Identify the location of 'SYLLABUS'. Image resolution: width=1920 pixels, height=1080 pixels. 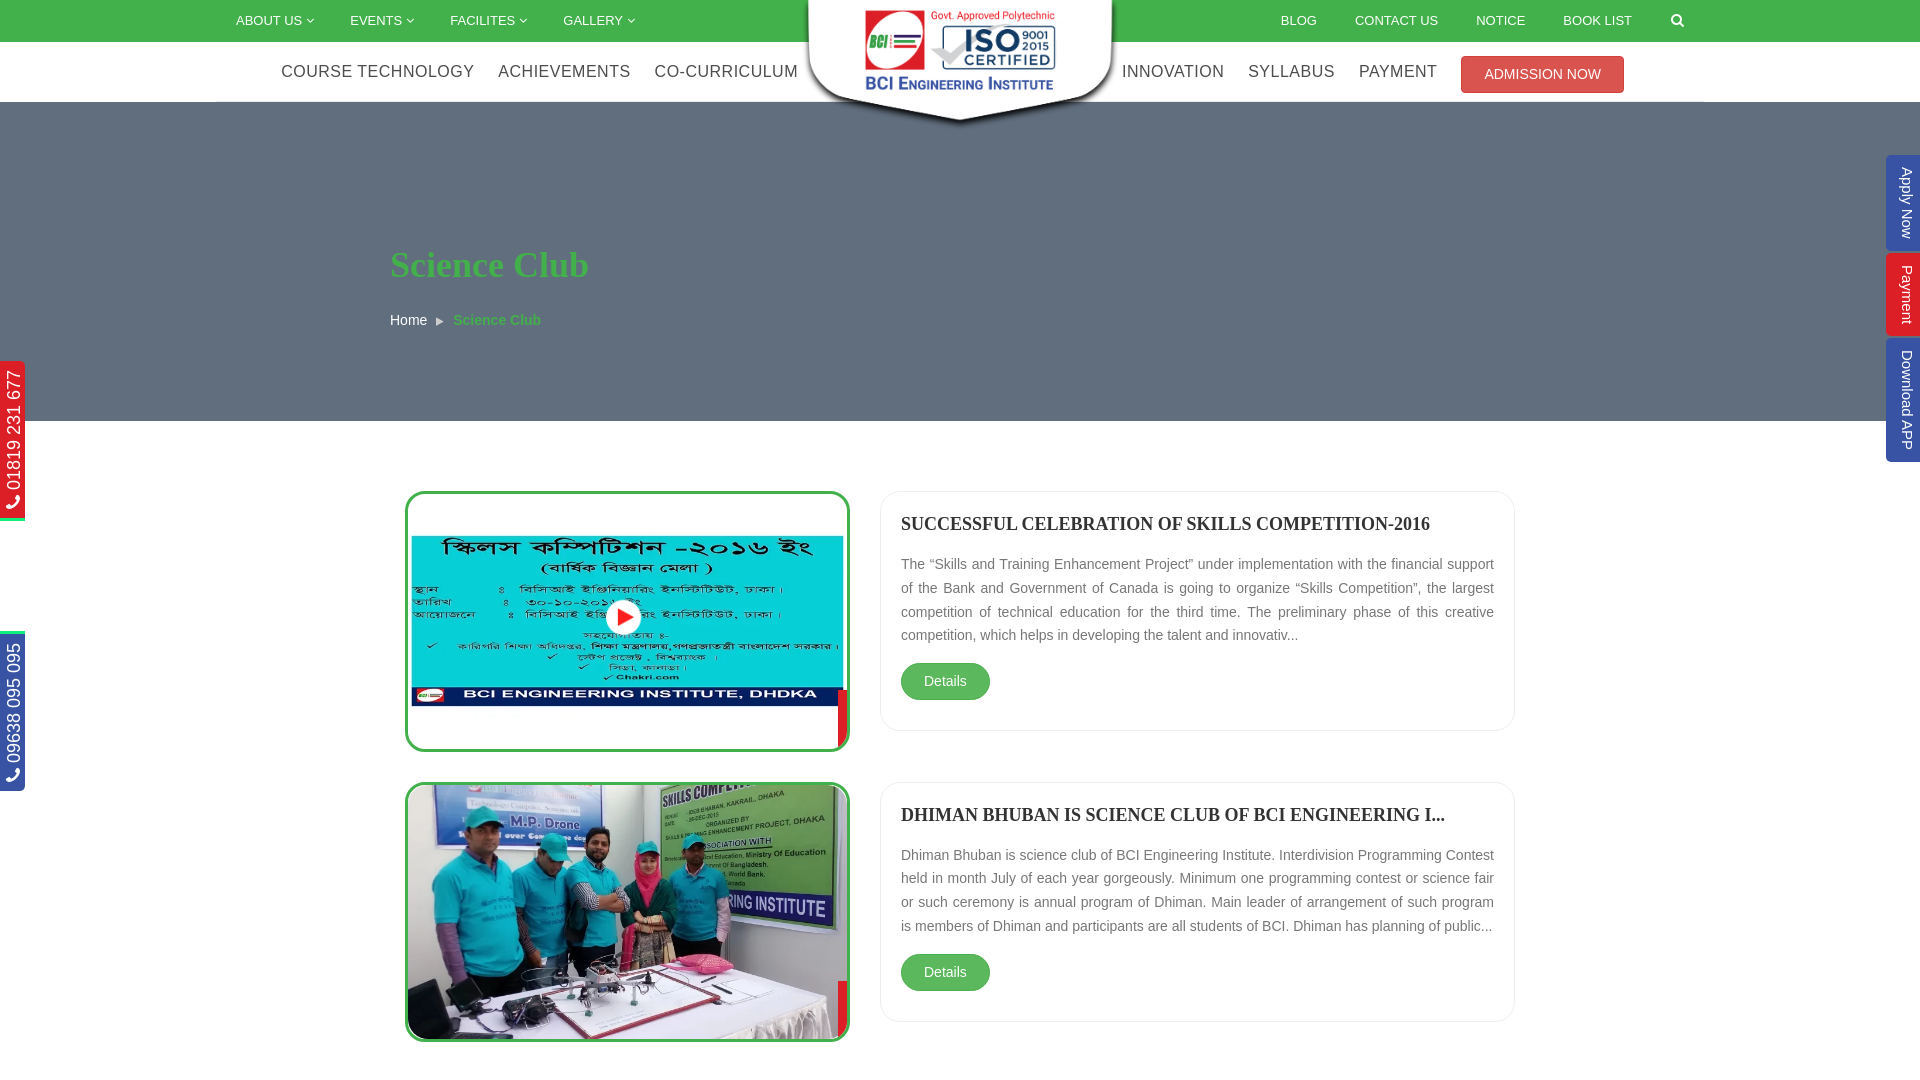
(1291, 73).